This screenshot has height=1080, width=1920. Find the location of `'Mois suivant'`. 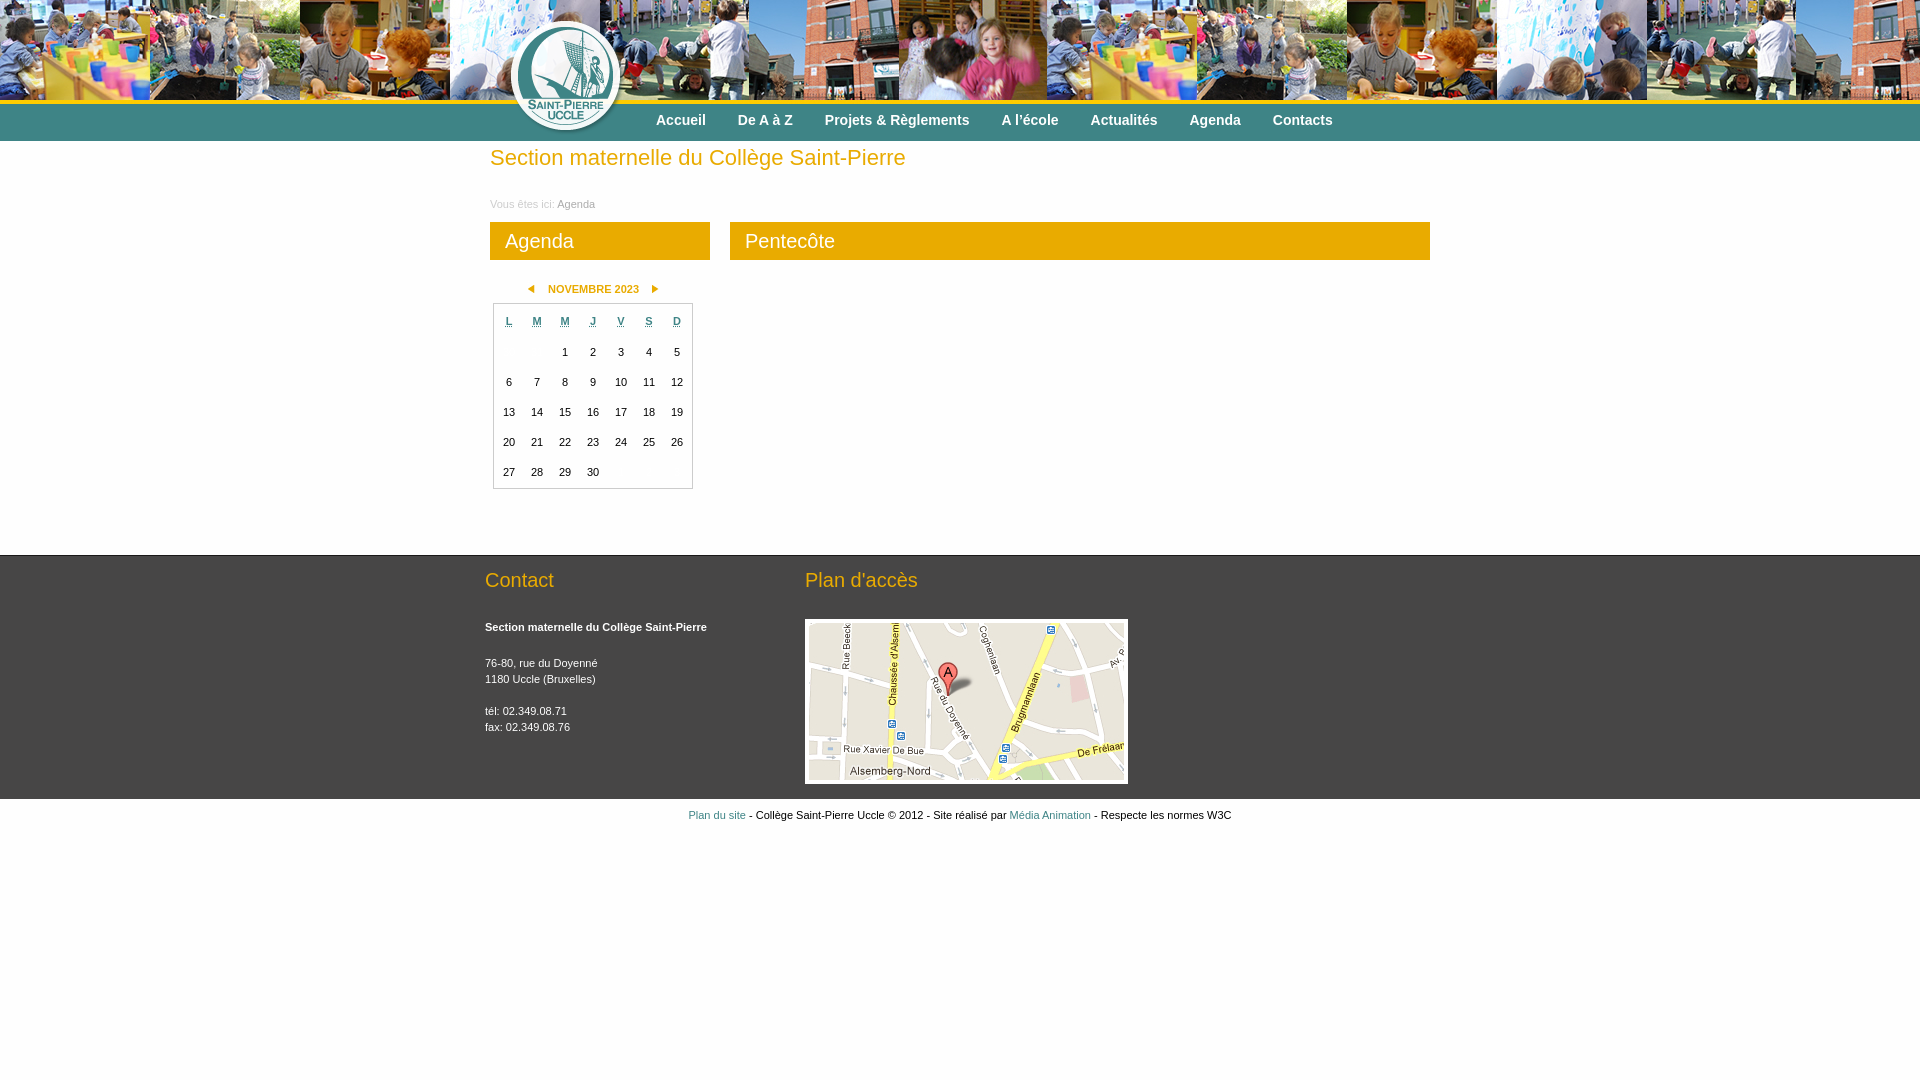

'Mois suivant' is located at coordinates (655, 289).